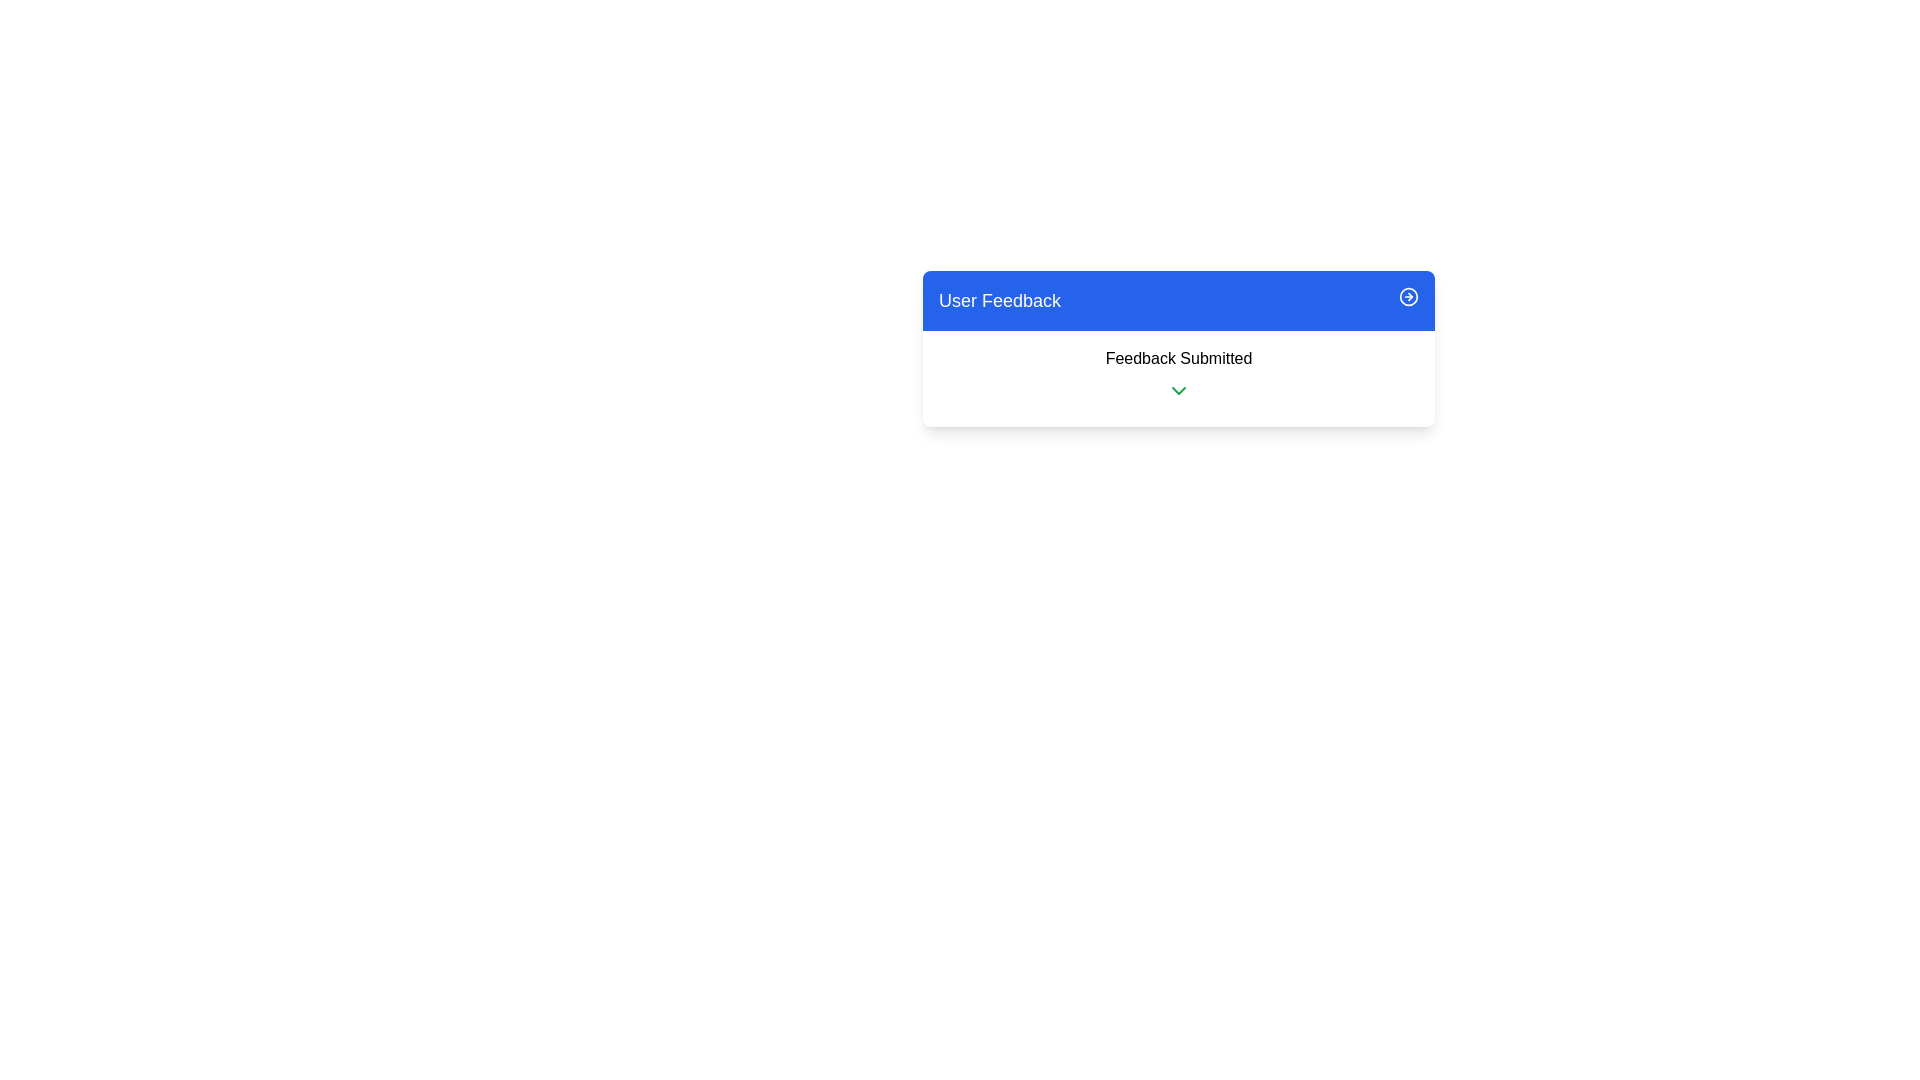 This screenshot has width=1920, height=1080. Describe the element at coordinates (1179, 390) in the screenshot. I see `the interactive arrow icon located at the center-bottom of the 'Feedback Submitted' panel` at that location.